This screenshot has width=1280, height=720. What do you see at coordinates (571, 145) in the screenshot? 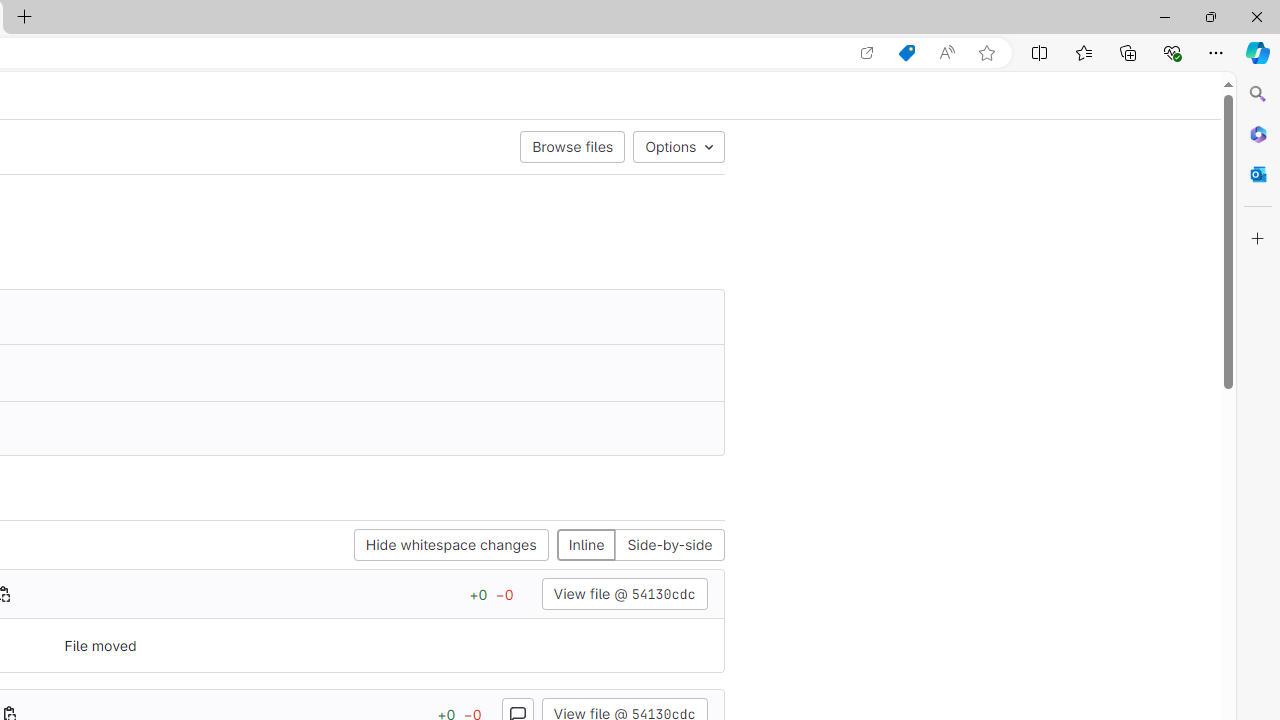
I see `'Browse files'` at bounding box center [571, 145].